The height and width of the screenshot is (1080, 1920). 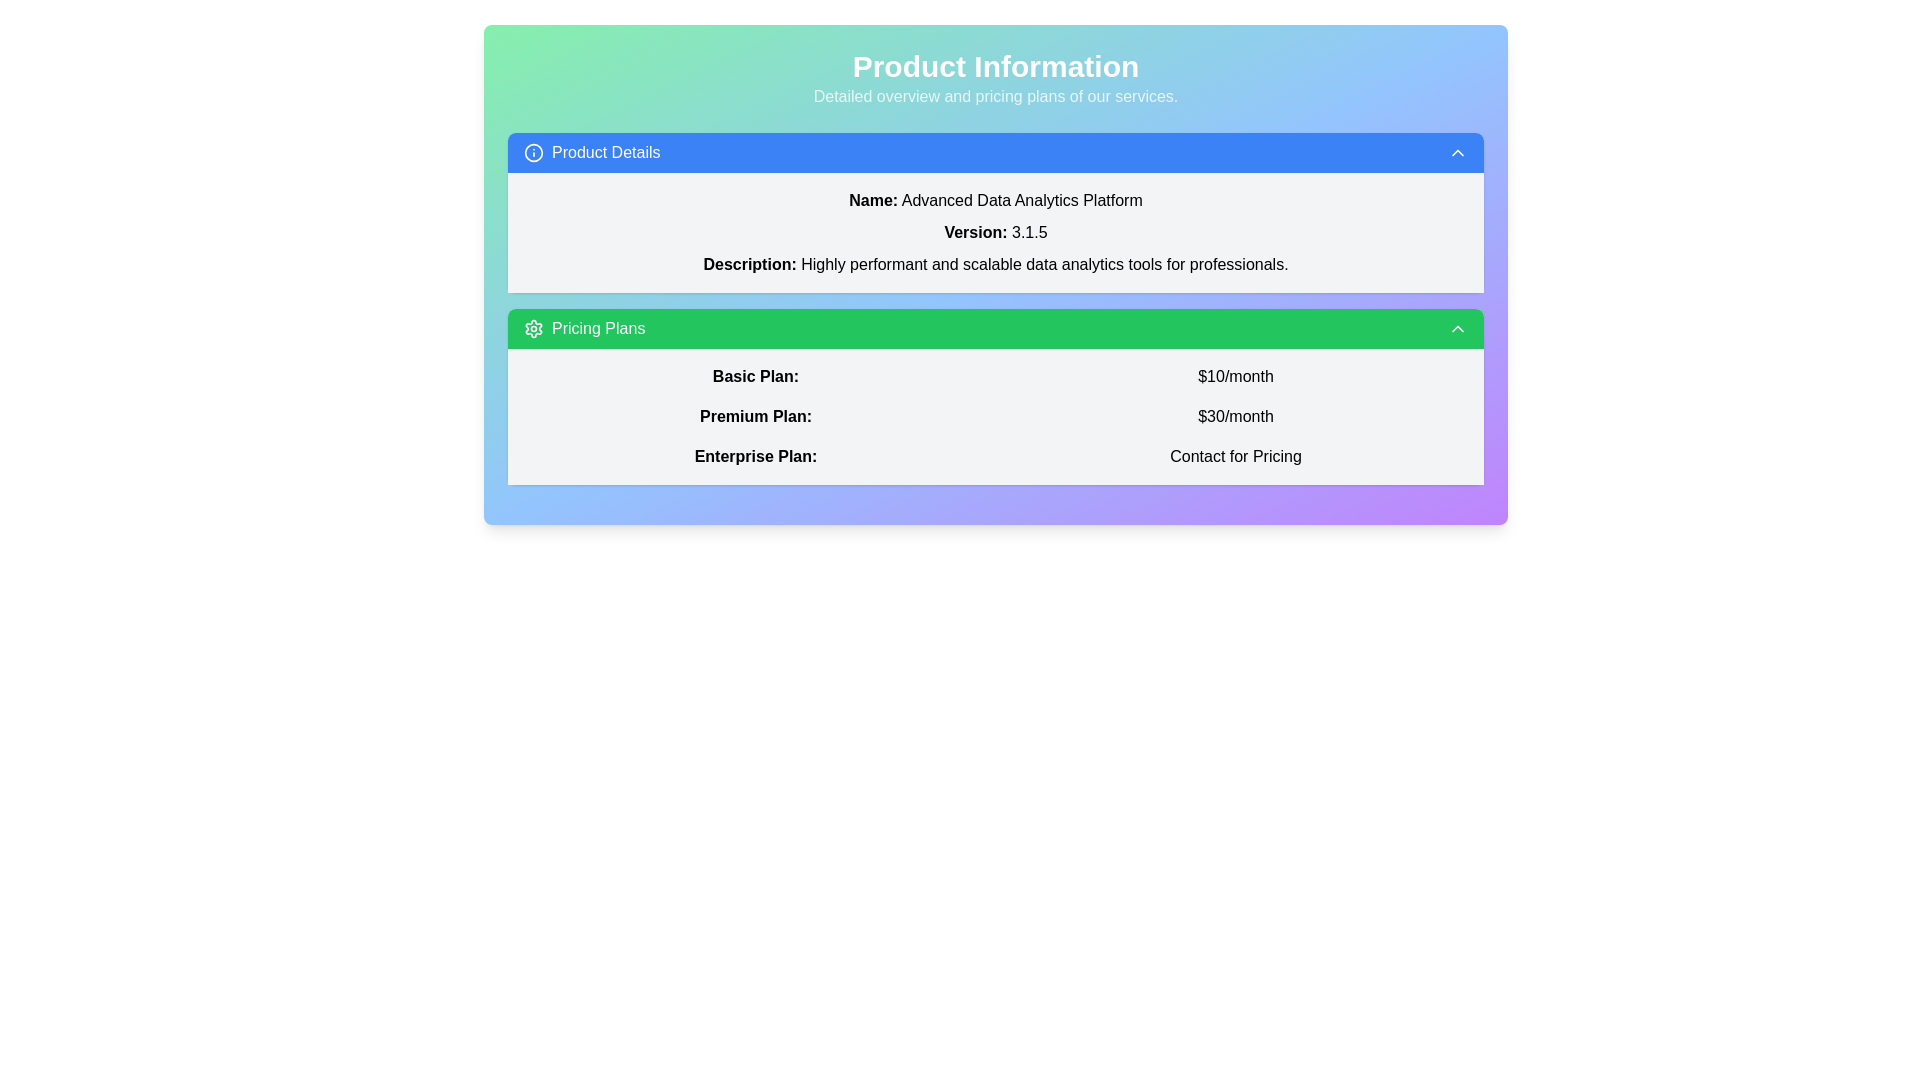 I want to click on the SVG circle icon located within the blue header section labeled 'Product Details', so click(x=533, y=152).